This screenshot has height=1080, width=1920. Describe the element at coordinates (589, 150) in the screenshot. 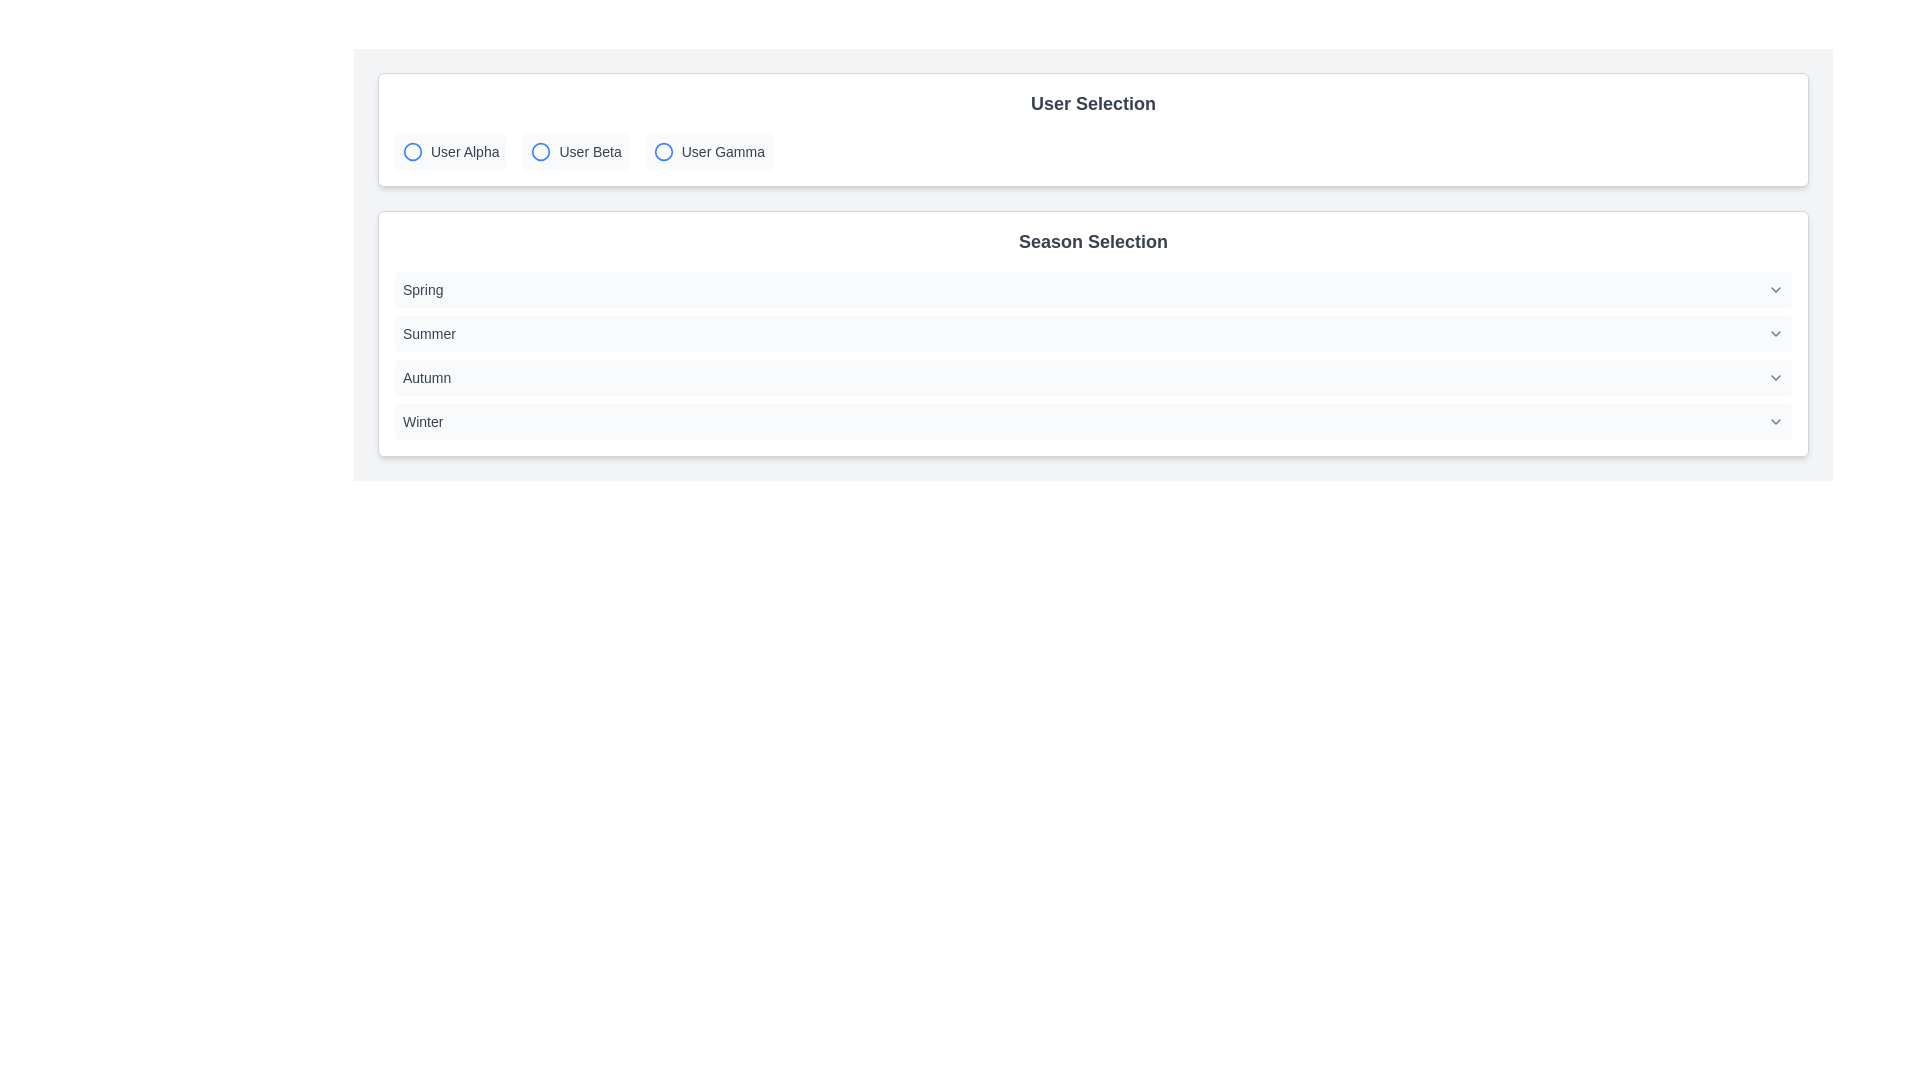

I see `the 'User Beta' text label, which is a gray-colored label located centrally in the user selection section between 'User Alpha' and 'User Gamma'` at that location.